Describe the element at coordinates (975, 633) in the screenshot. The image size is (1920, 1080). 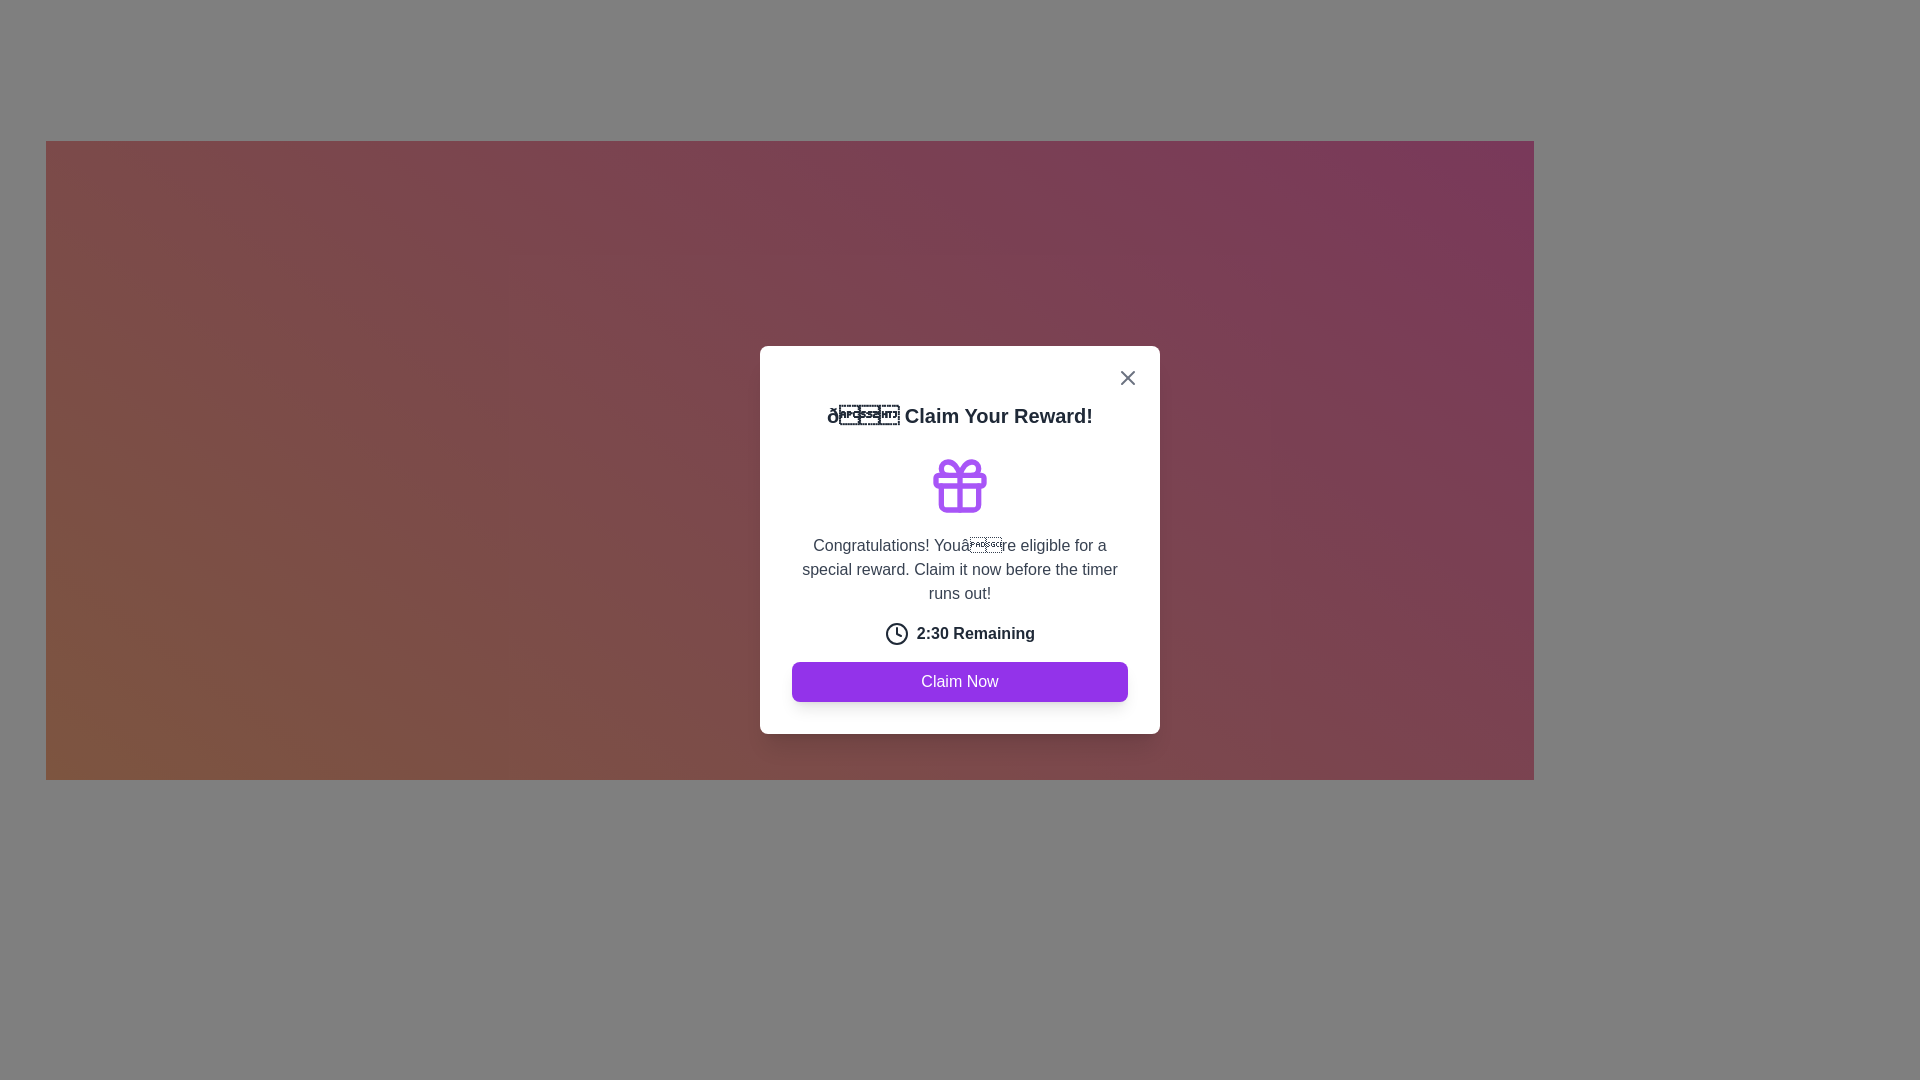
I see `the countdown information displayed in the text label, which is centrally located beneath the reward description and above the 'Claim Now' button in the modal dialog` at that location.